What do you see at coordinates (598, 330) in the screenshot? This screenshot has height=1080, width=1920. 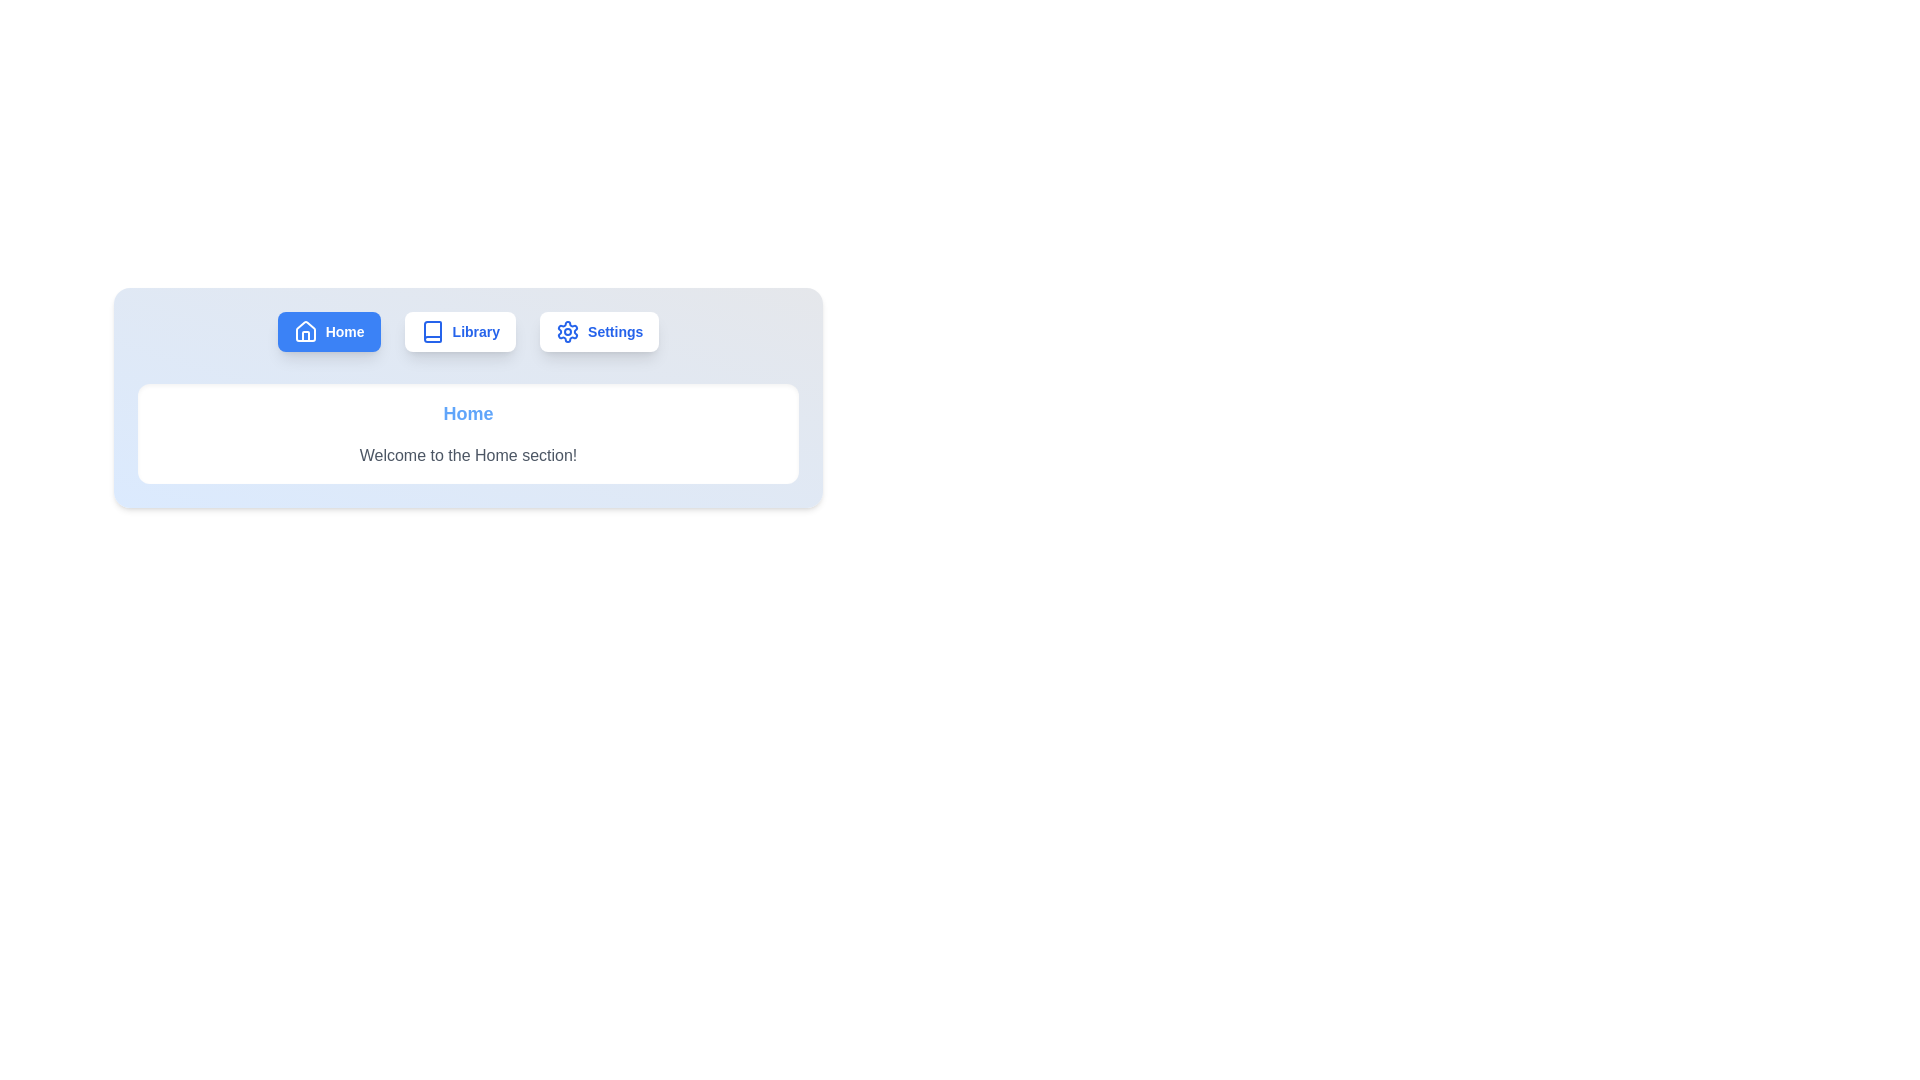 I see `the Settings tab` at bounding box center [598, 330].